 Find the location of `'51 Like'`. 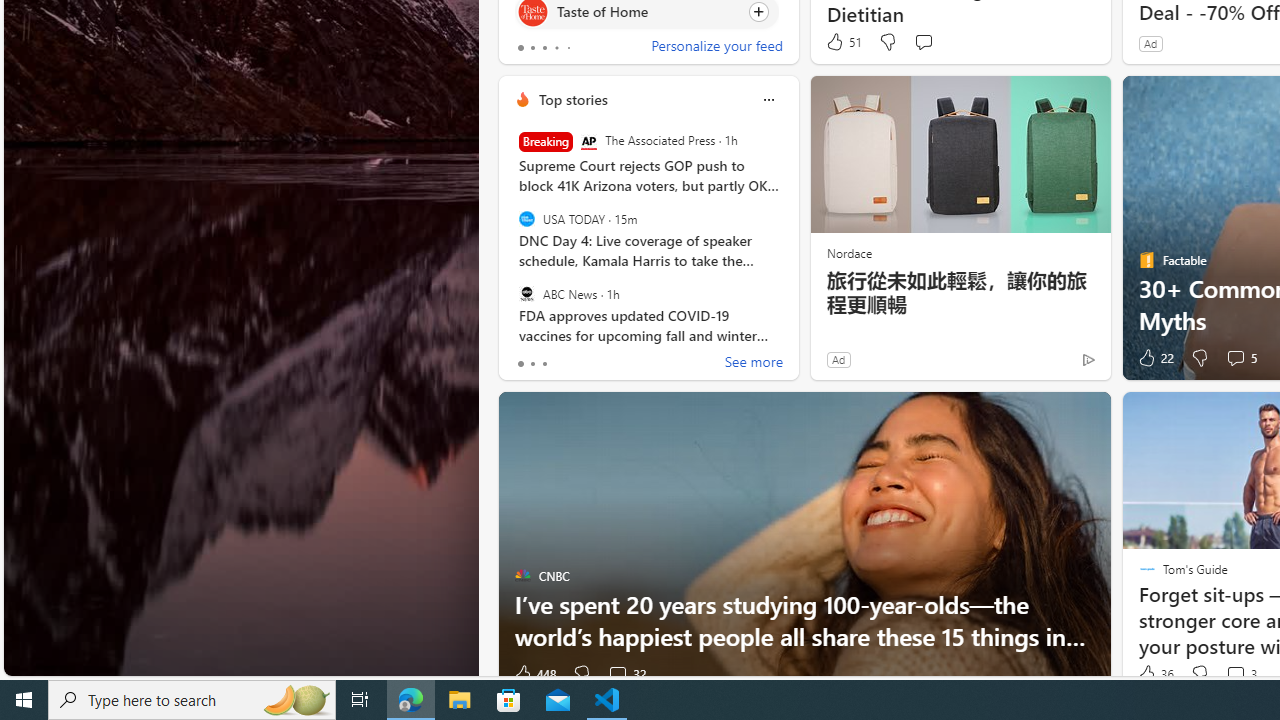

'51 Like' is located at coordinates (843, 42).